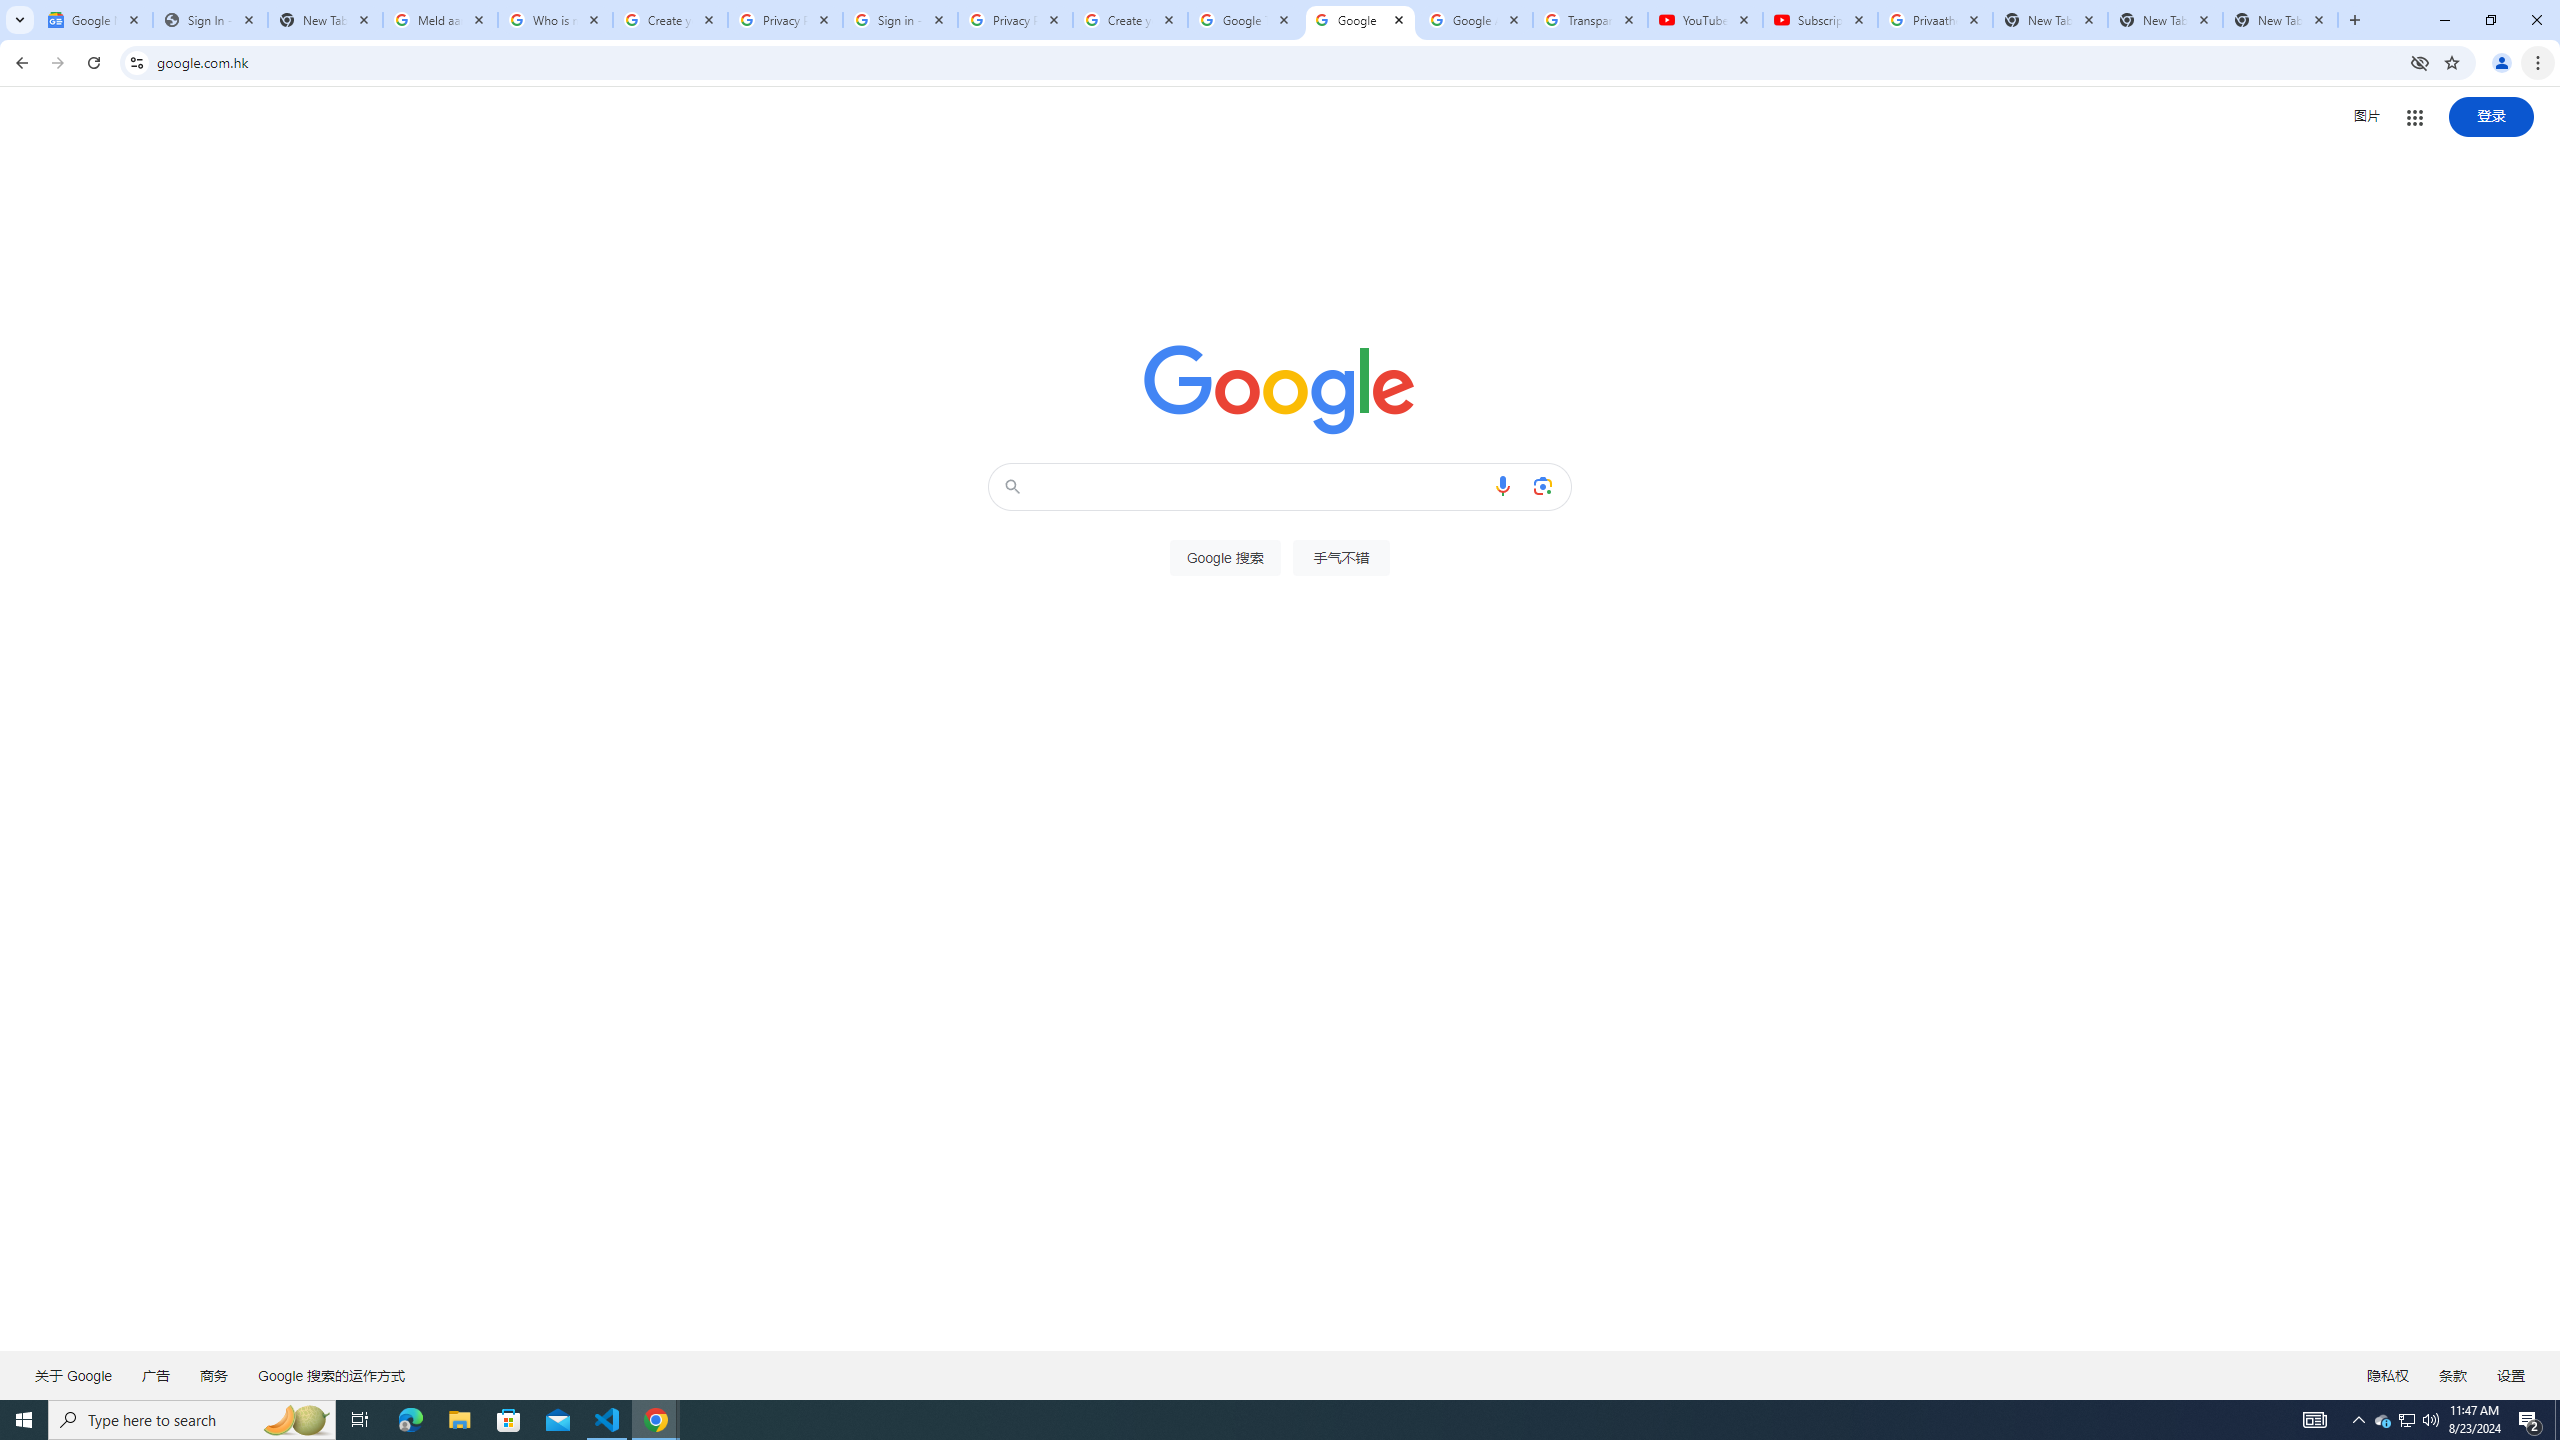 The height and width of the screenshot is (1440, 2560). Describe the element at coordinates (1130, 19) in the screenshot. I see `'Create your Google Account'` at that location.